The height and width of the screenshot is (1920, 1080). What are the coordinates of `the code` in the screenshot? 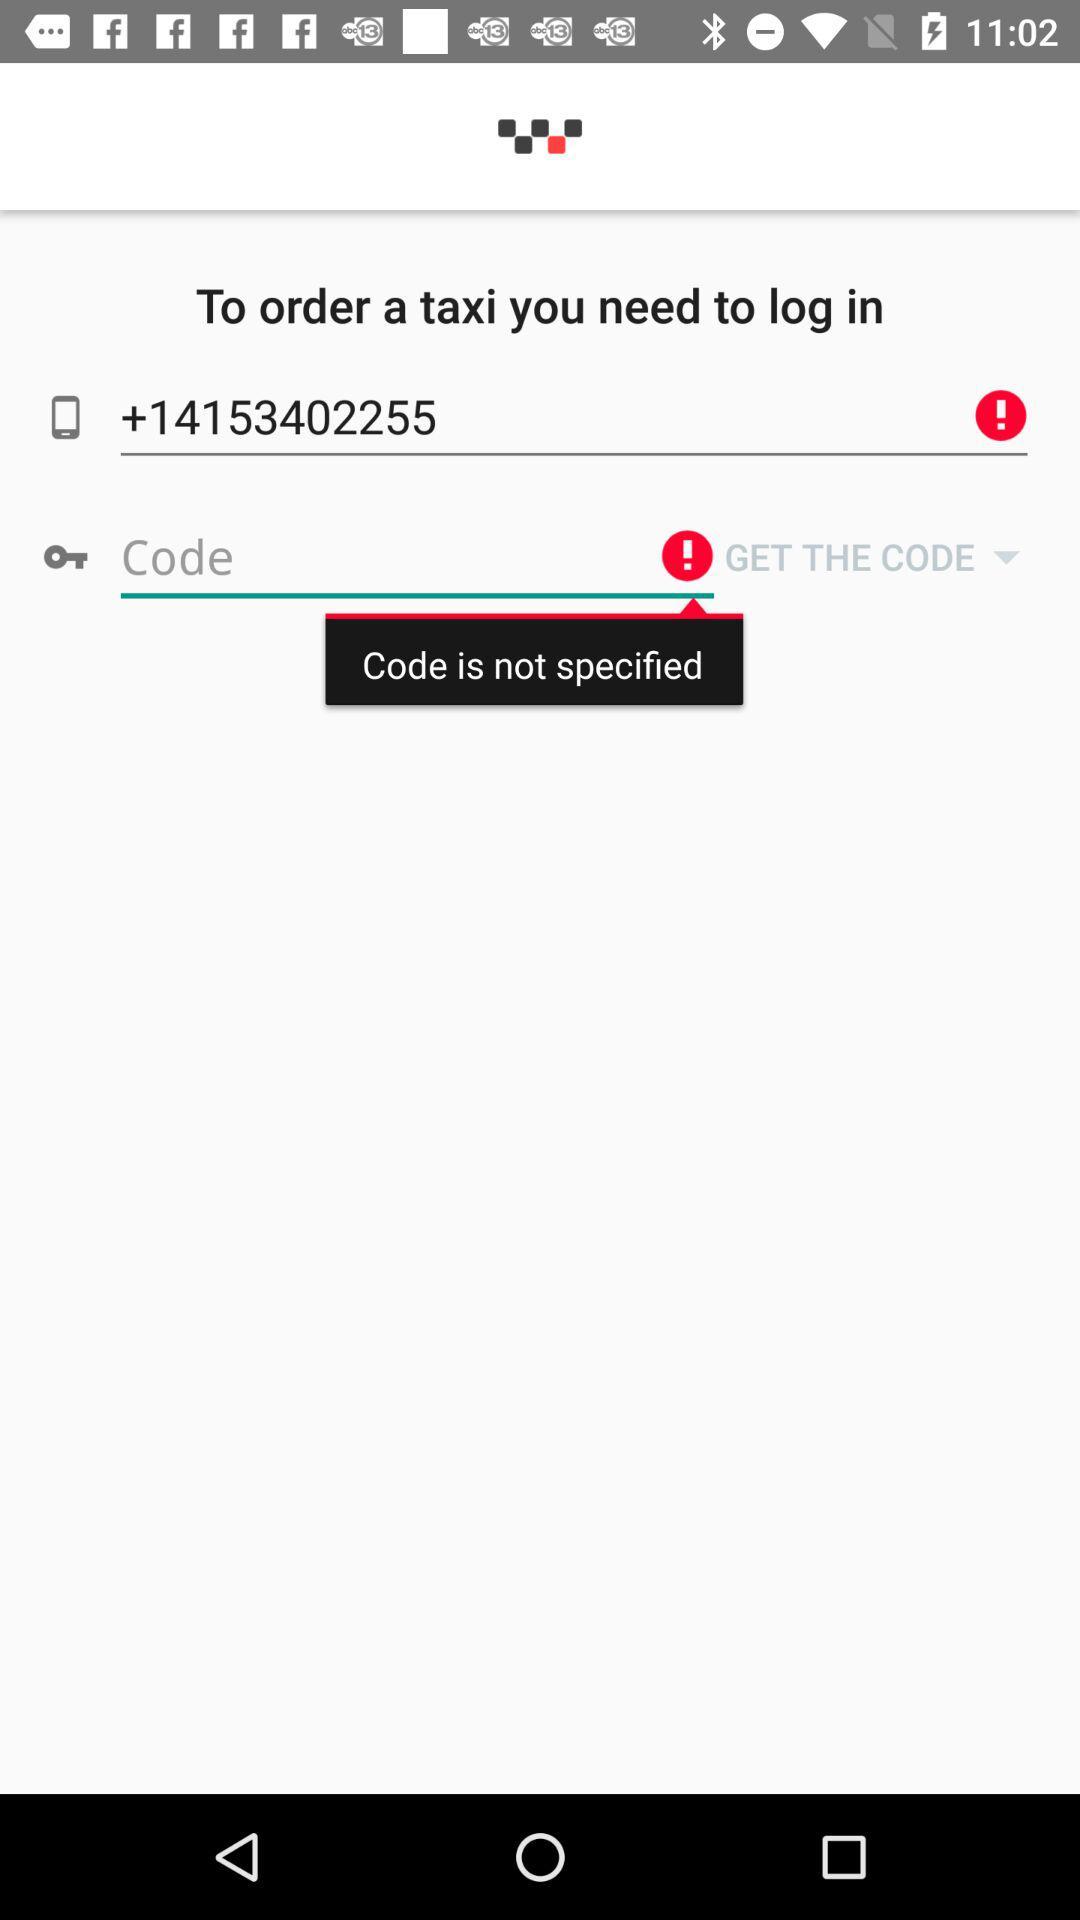 It's located at (416, 556).